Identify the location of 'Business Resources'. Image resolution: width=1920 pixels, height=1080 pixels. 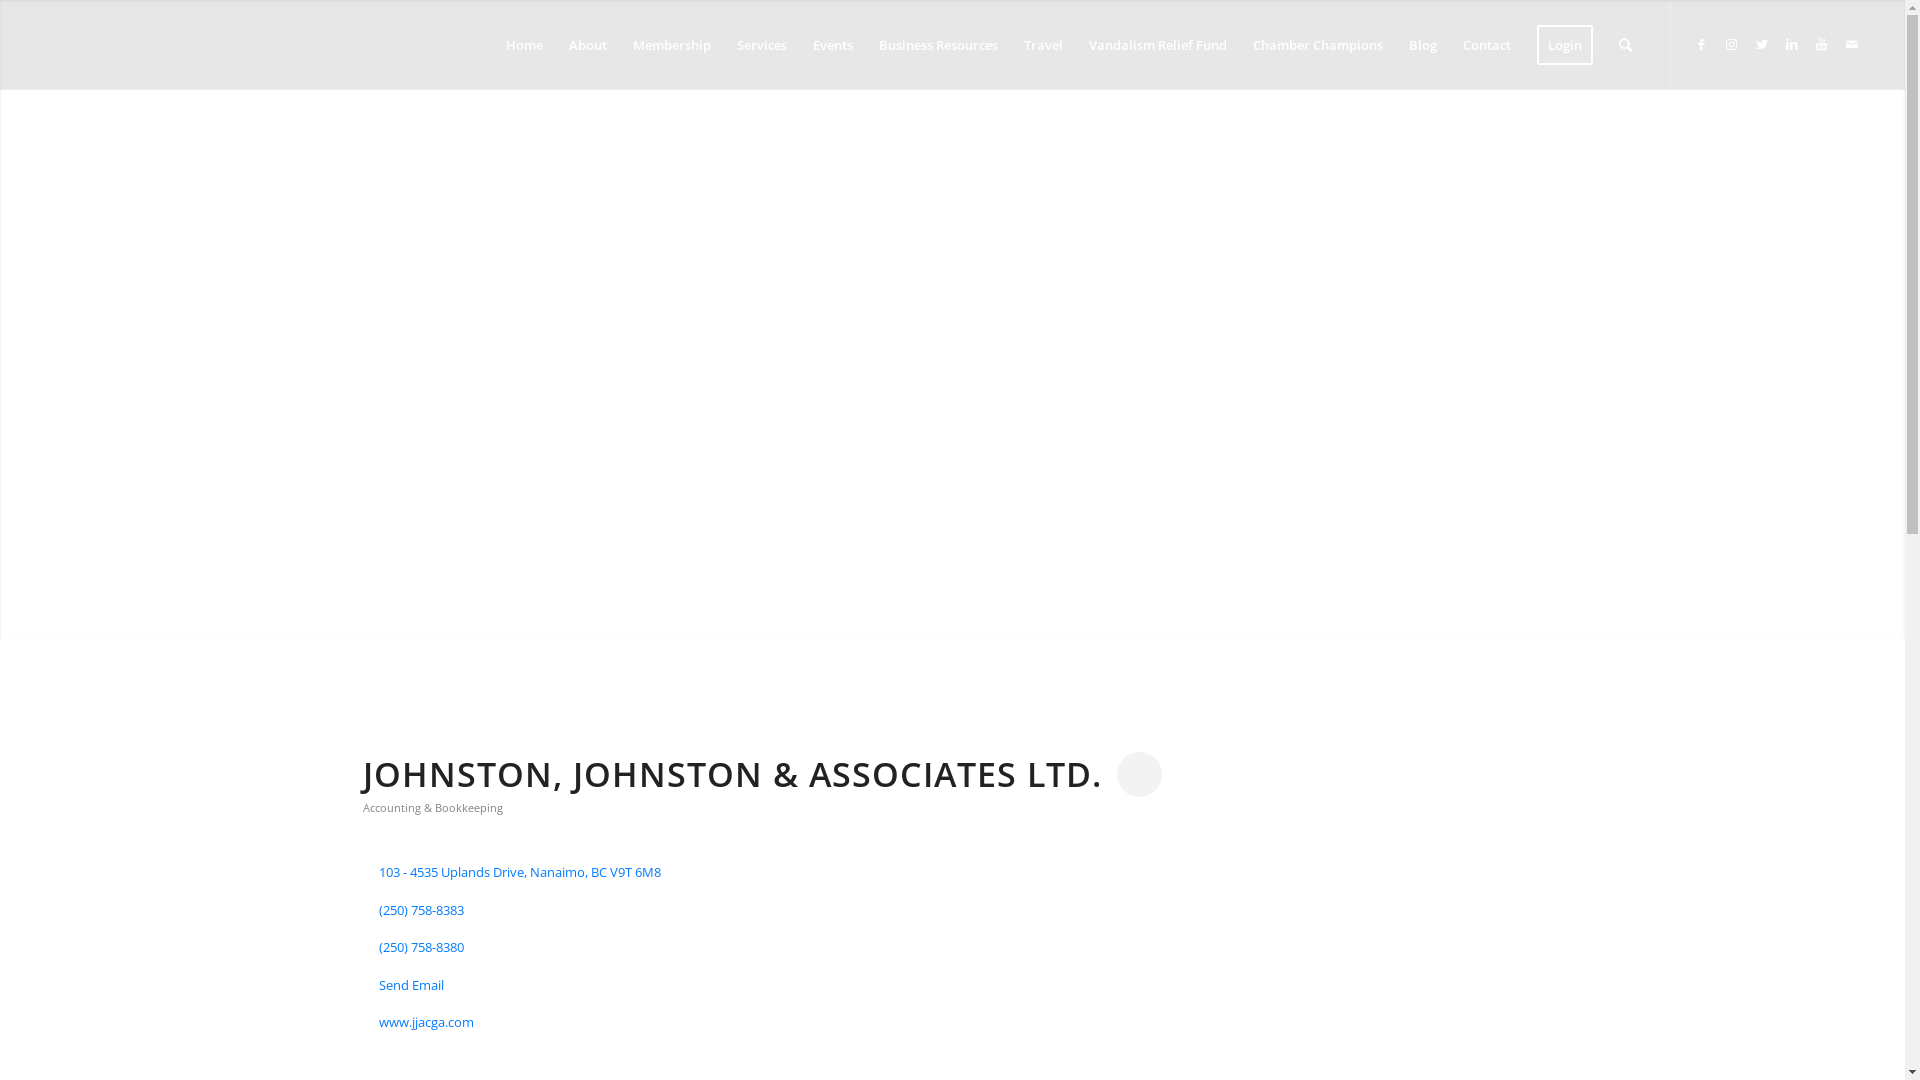
(937, 45).